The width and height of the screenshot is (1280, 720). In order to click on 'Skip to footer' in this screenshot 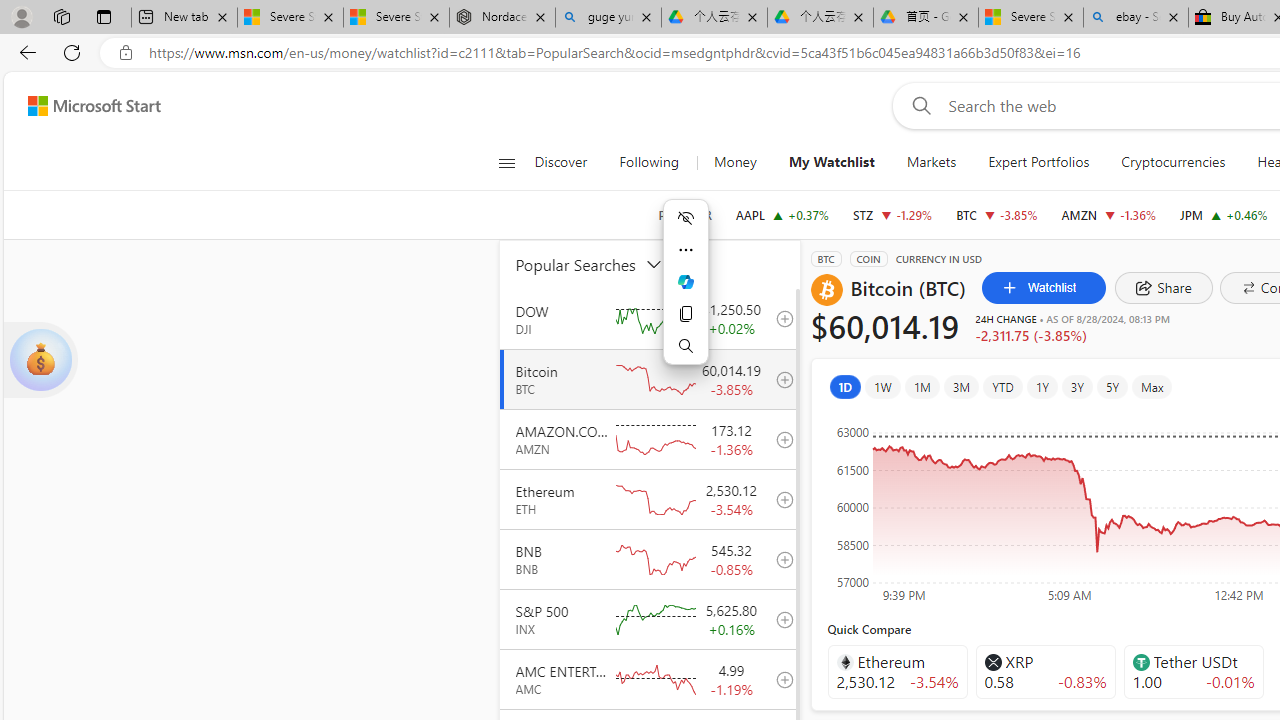, I will do `click(81, 105)`.